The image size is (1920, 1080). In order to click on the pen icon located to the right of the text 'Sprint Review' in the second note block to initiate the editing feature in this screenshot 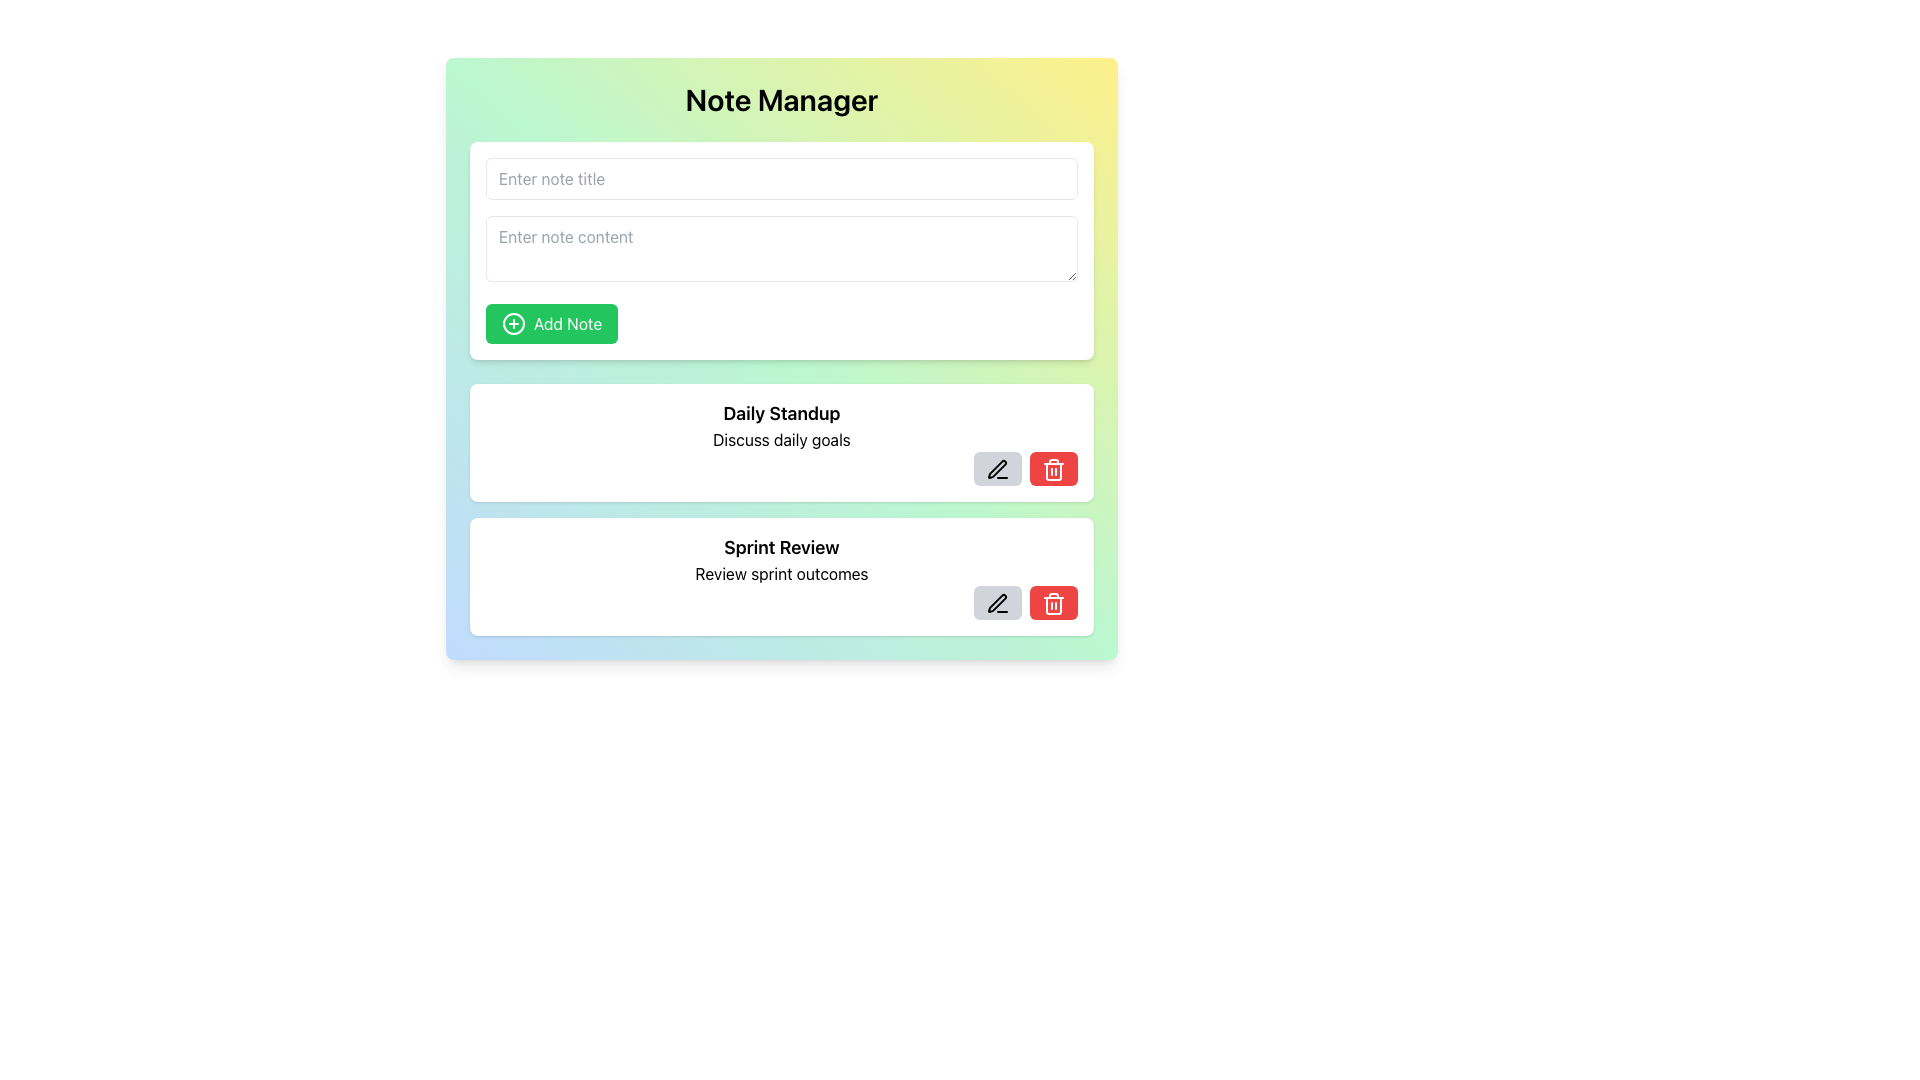, I will do `click(997, 469)`.